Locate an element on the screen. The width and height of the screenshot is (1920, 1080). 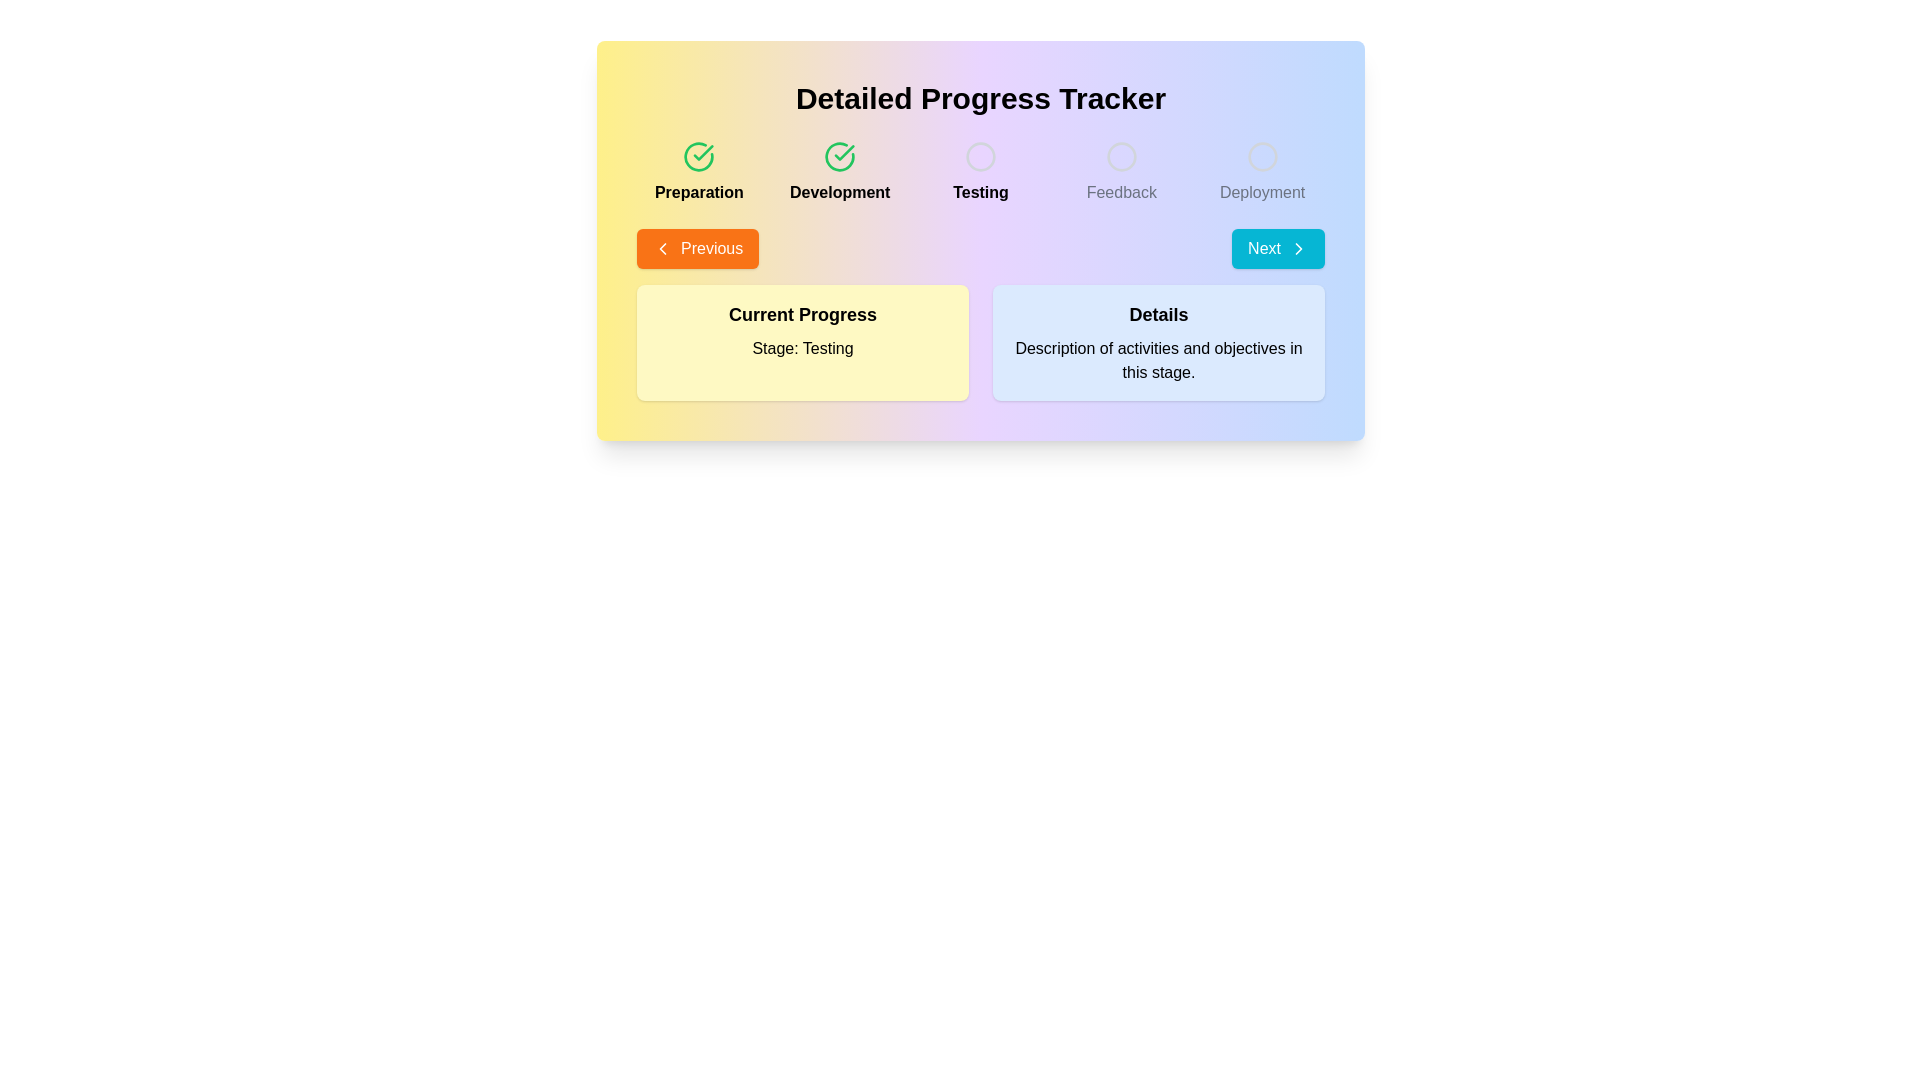
the informational Text label that displays the current stage of progress, which is centrally aligned within a yellow card below 'Current Progress' is located at coordinates (802, 347).